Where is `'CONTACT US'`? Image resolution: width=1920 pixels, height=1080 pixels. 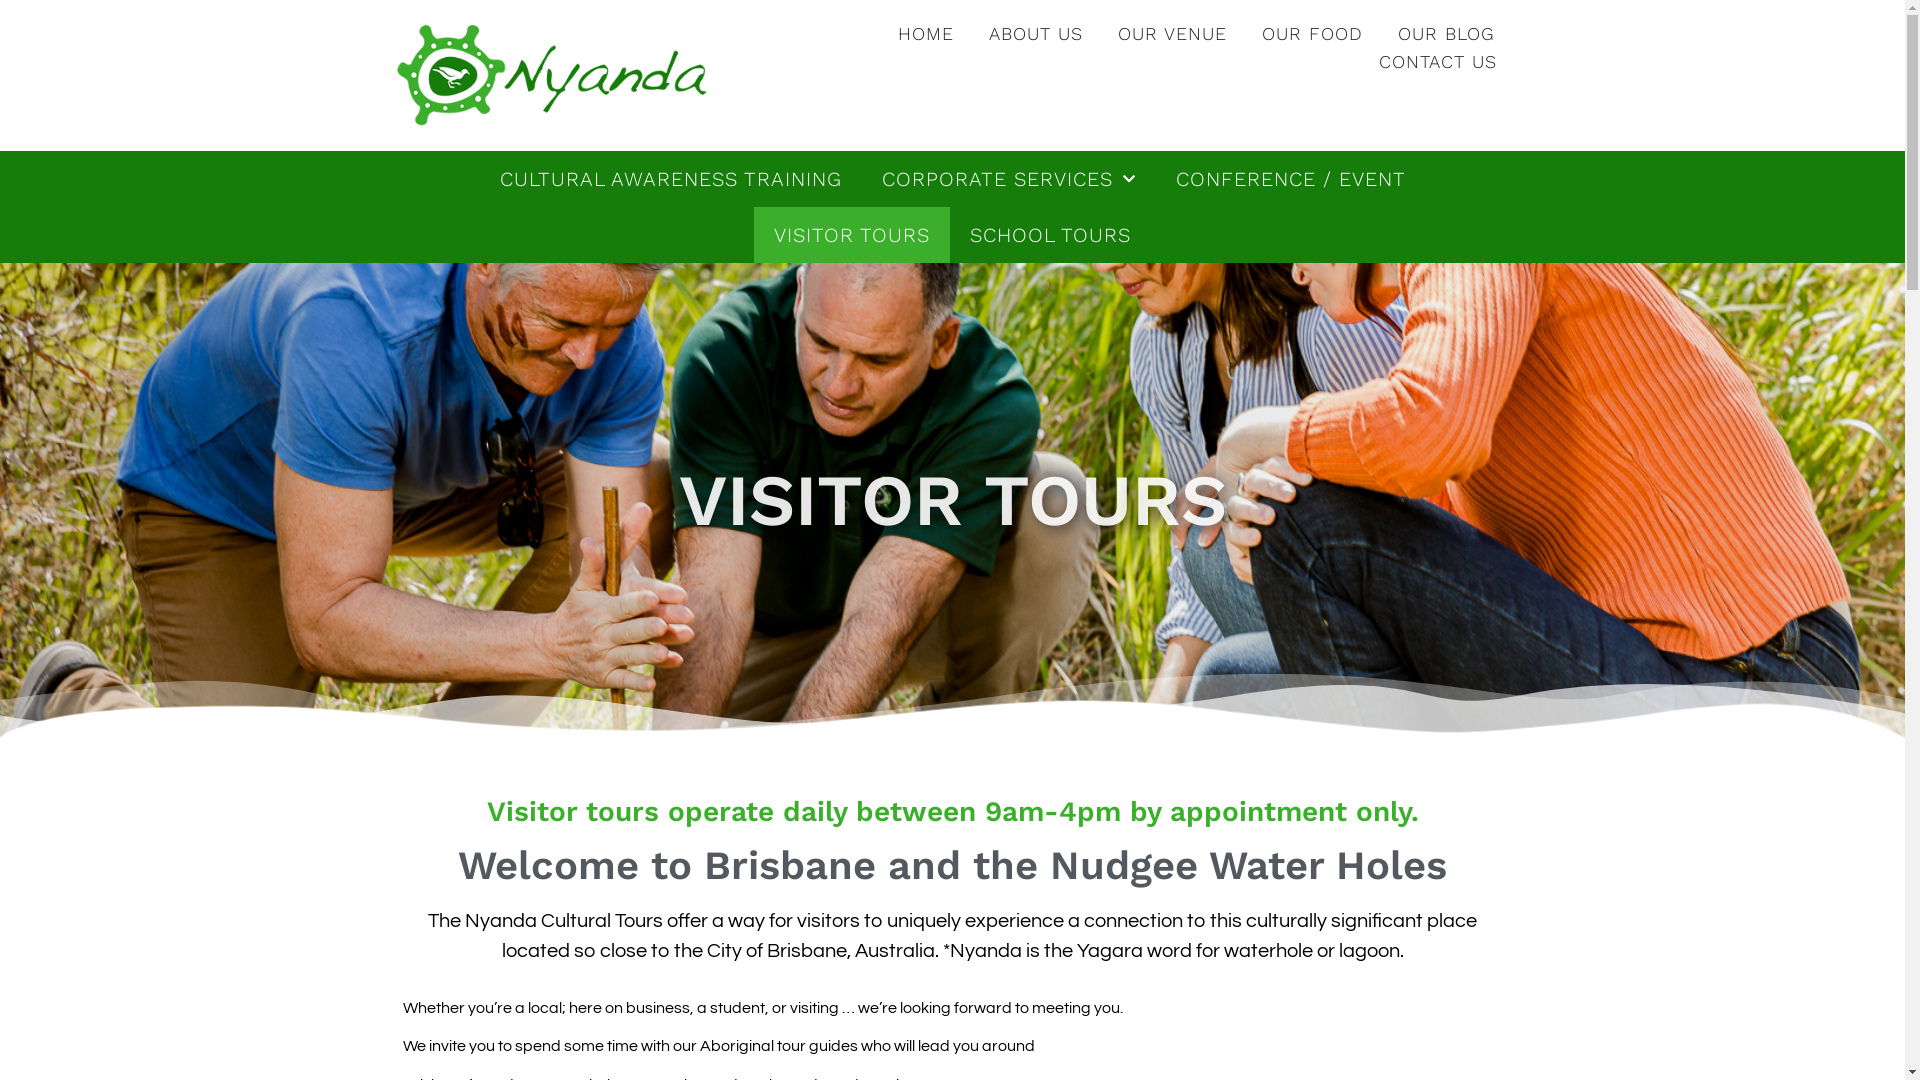
'CONTACT US' is located at coordinates (1437, 60).